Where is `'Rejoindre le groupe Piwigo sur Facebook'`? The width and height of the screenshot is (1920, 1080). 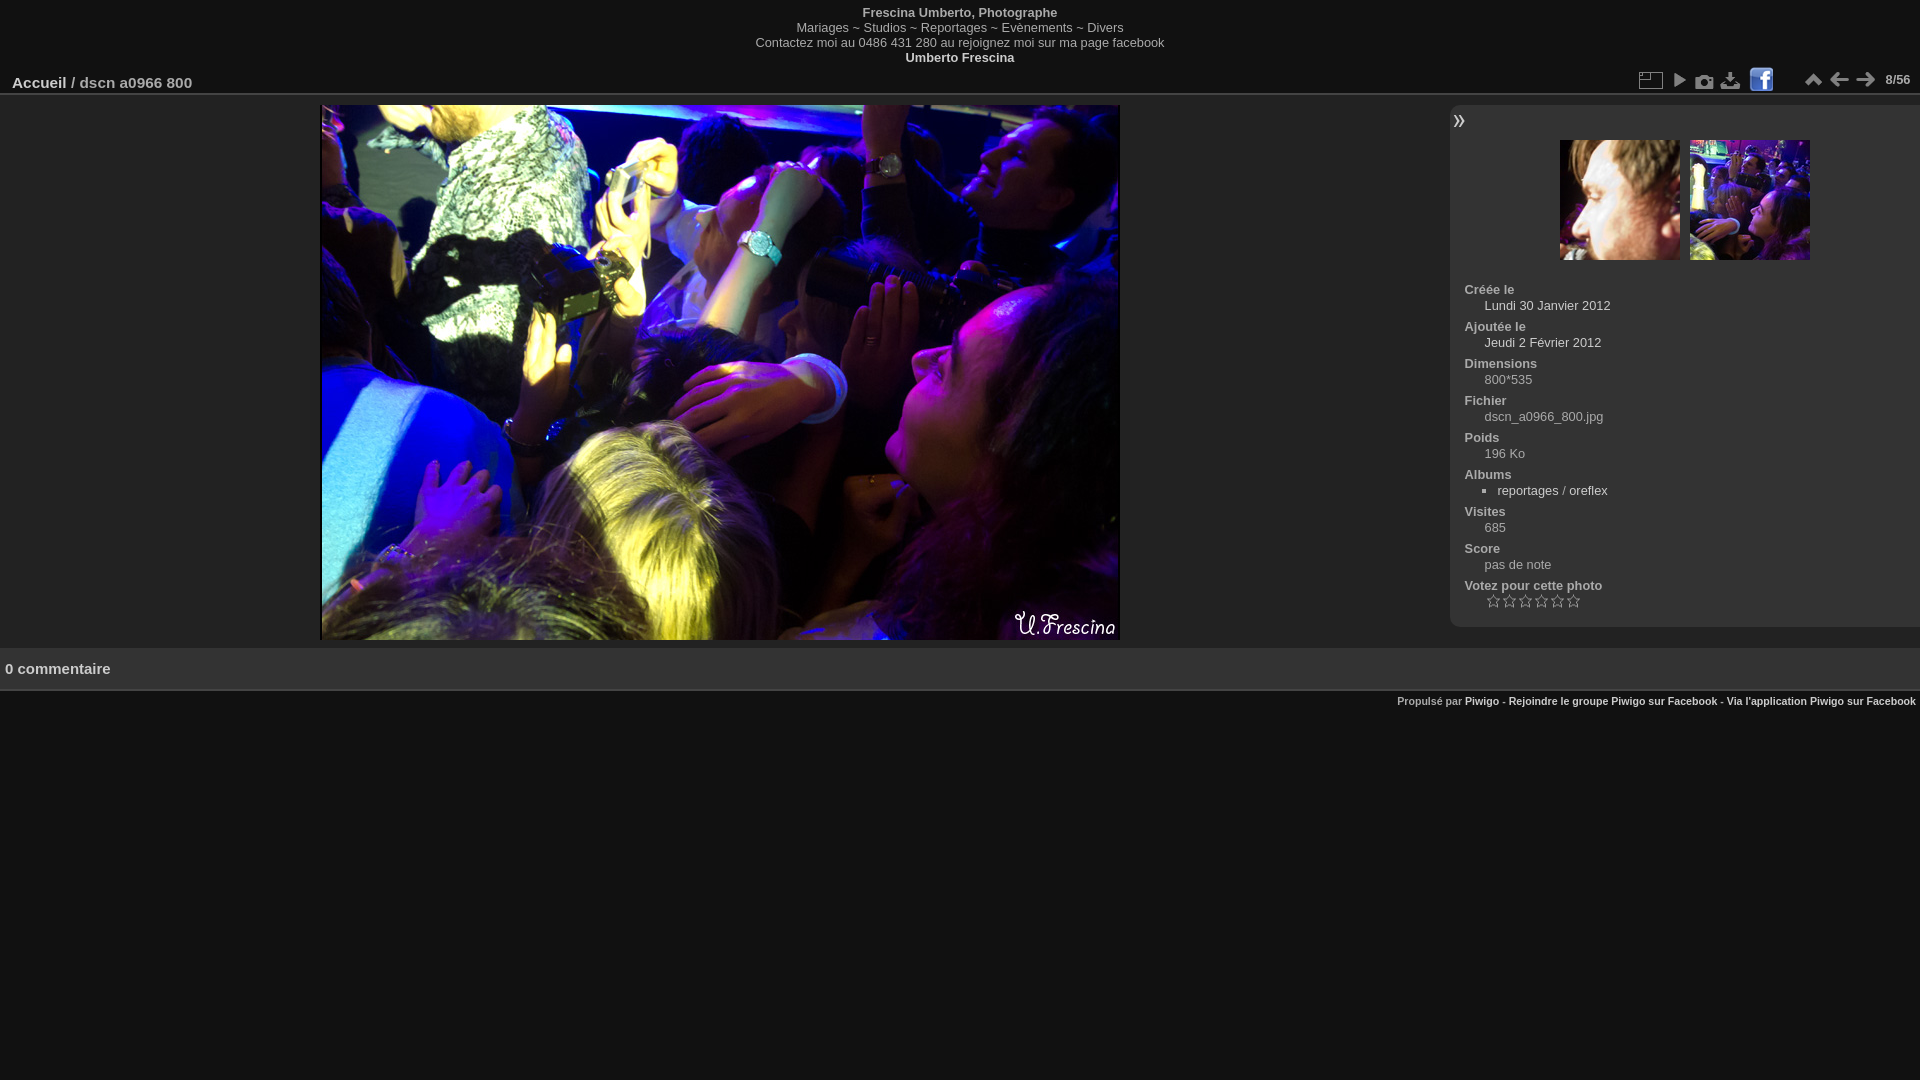
'Rejoindre le groupe Piwigo sur Facebook' is located at coordinates (1613, 700).